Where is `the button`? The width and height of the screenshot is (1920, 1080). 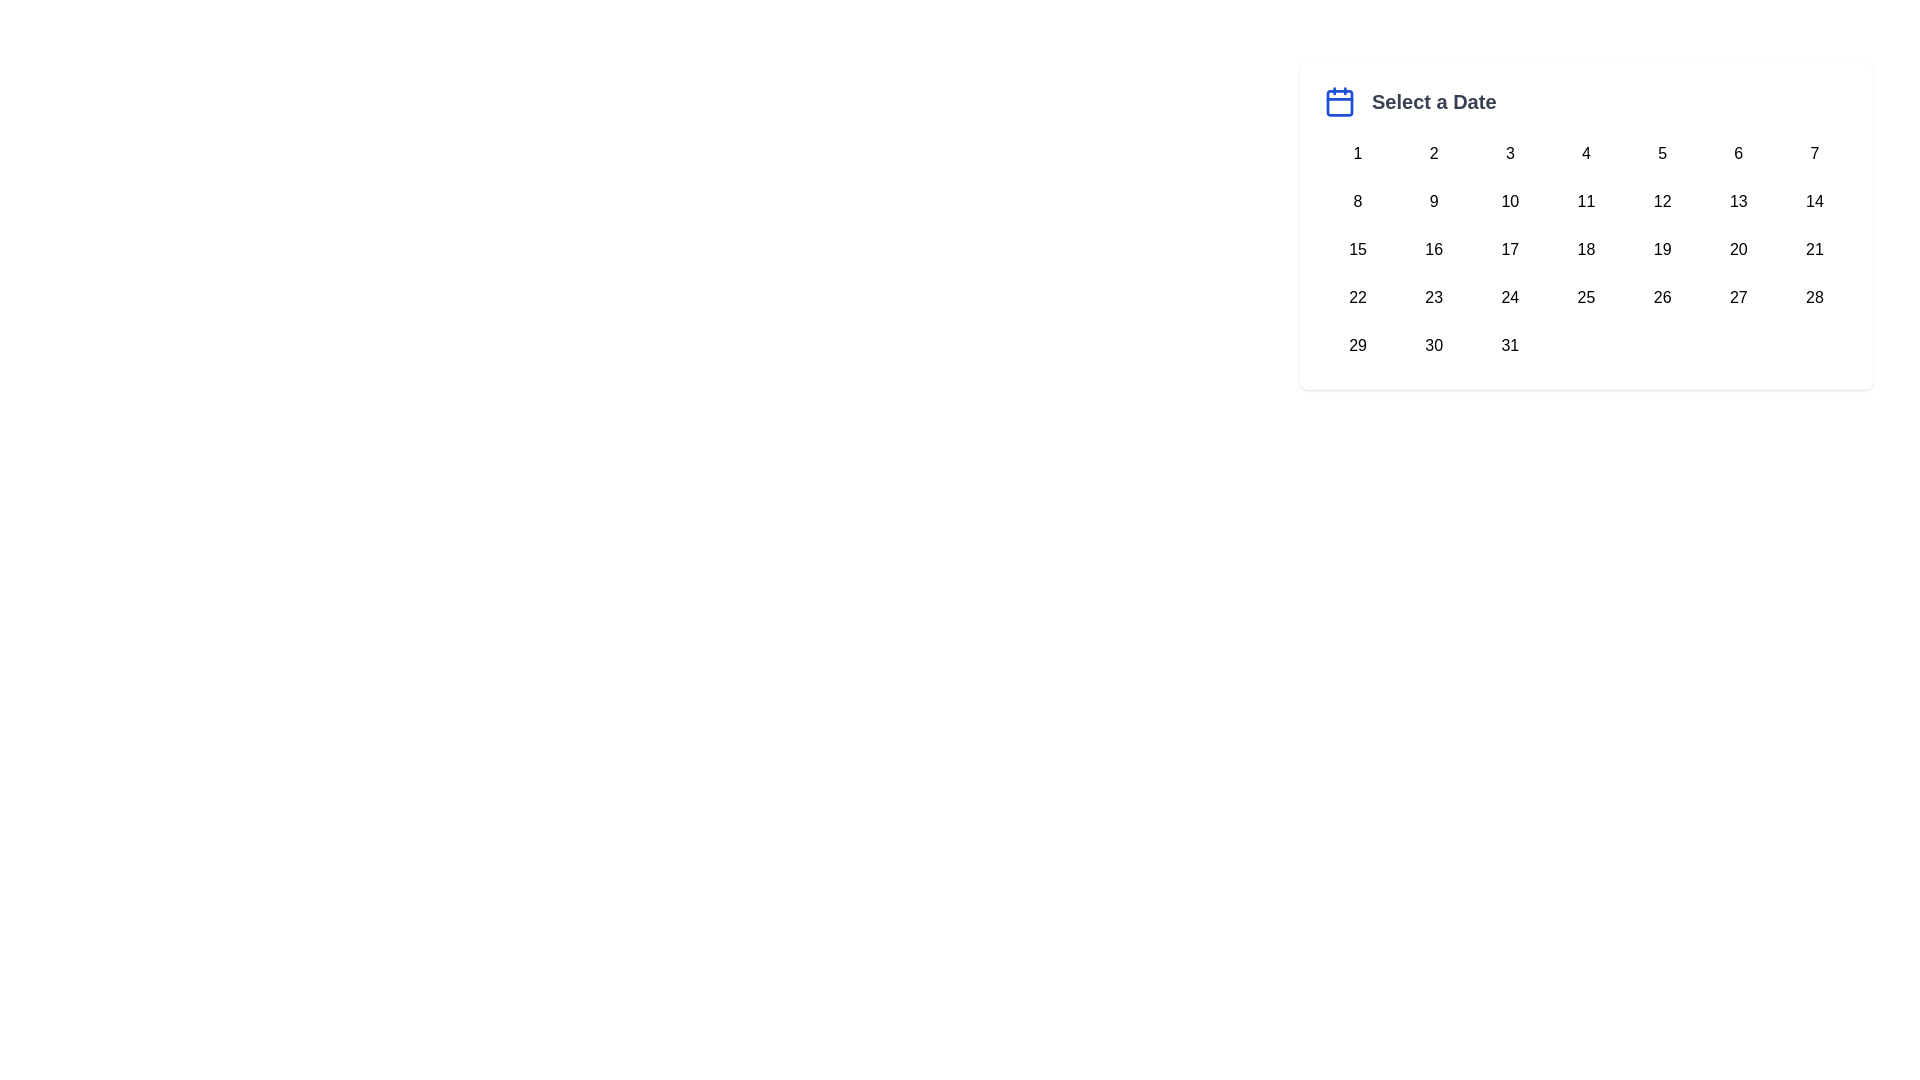 the button is located at coordinates (1585, 297).